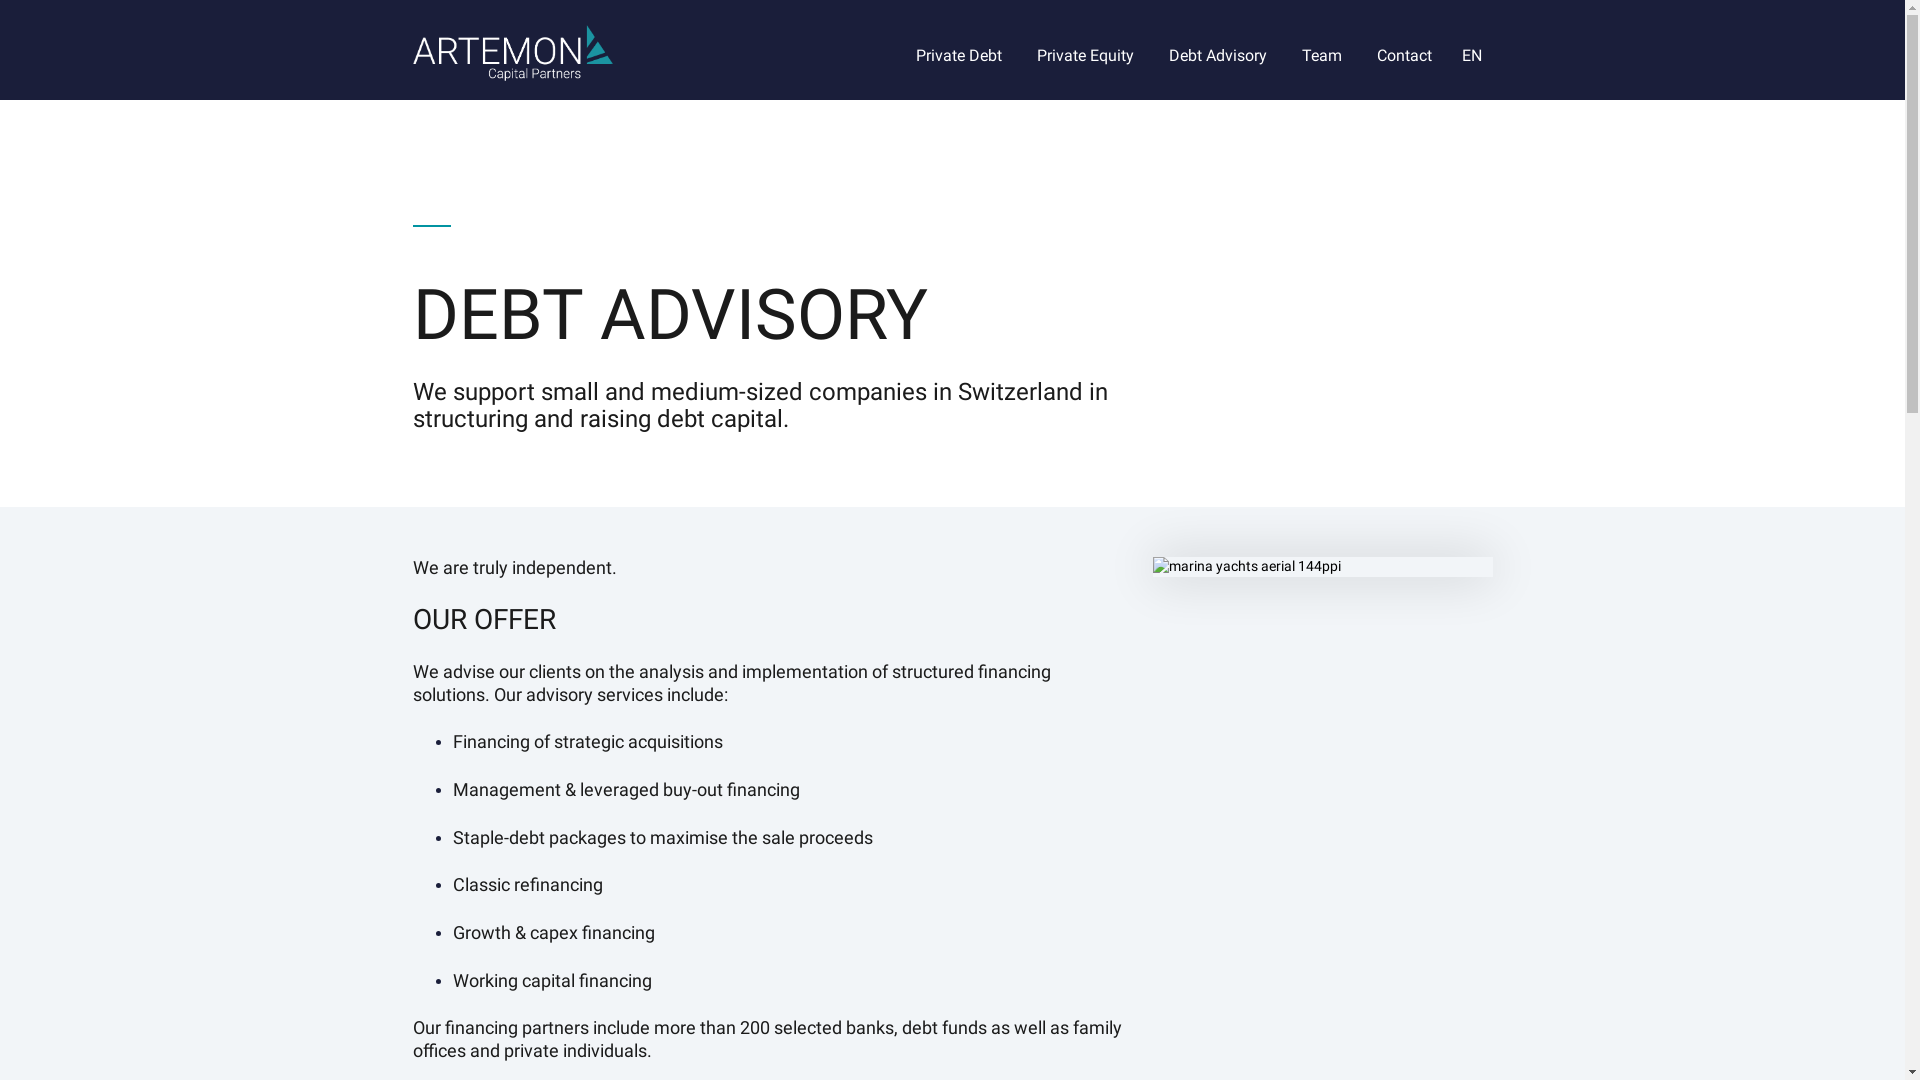 Image resolution: width=1920 pixels, height=1080 pixels. I want to click on 'EN', so click(1472, 60).